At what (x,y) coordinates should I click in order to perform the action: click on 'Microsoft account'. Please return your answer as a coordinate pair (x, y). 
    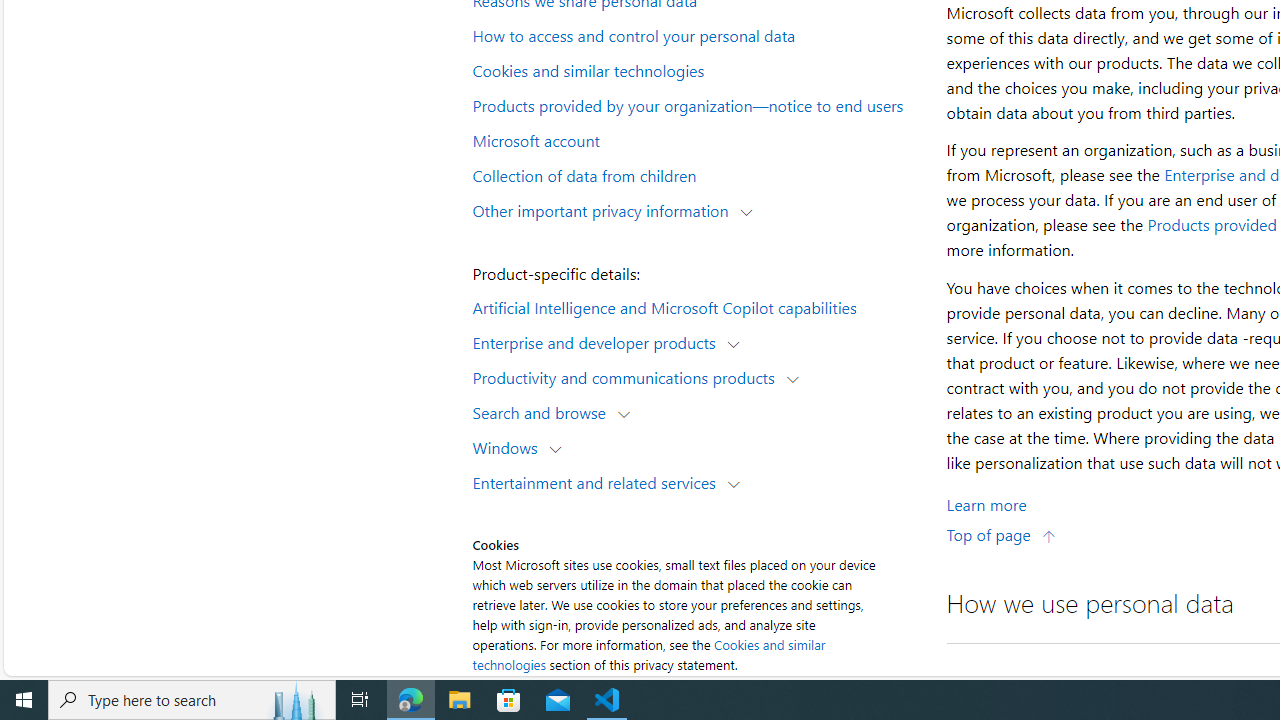
    Looking at the image, I should click on (696, 138).